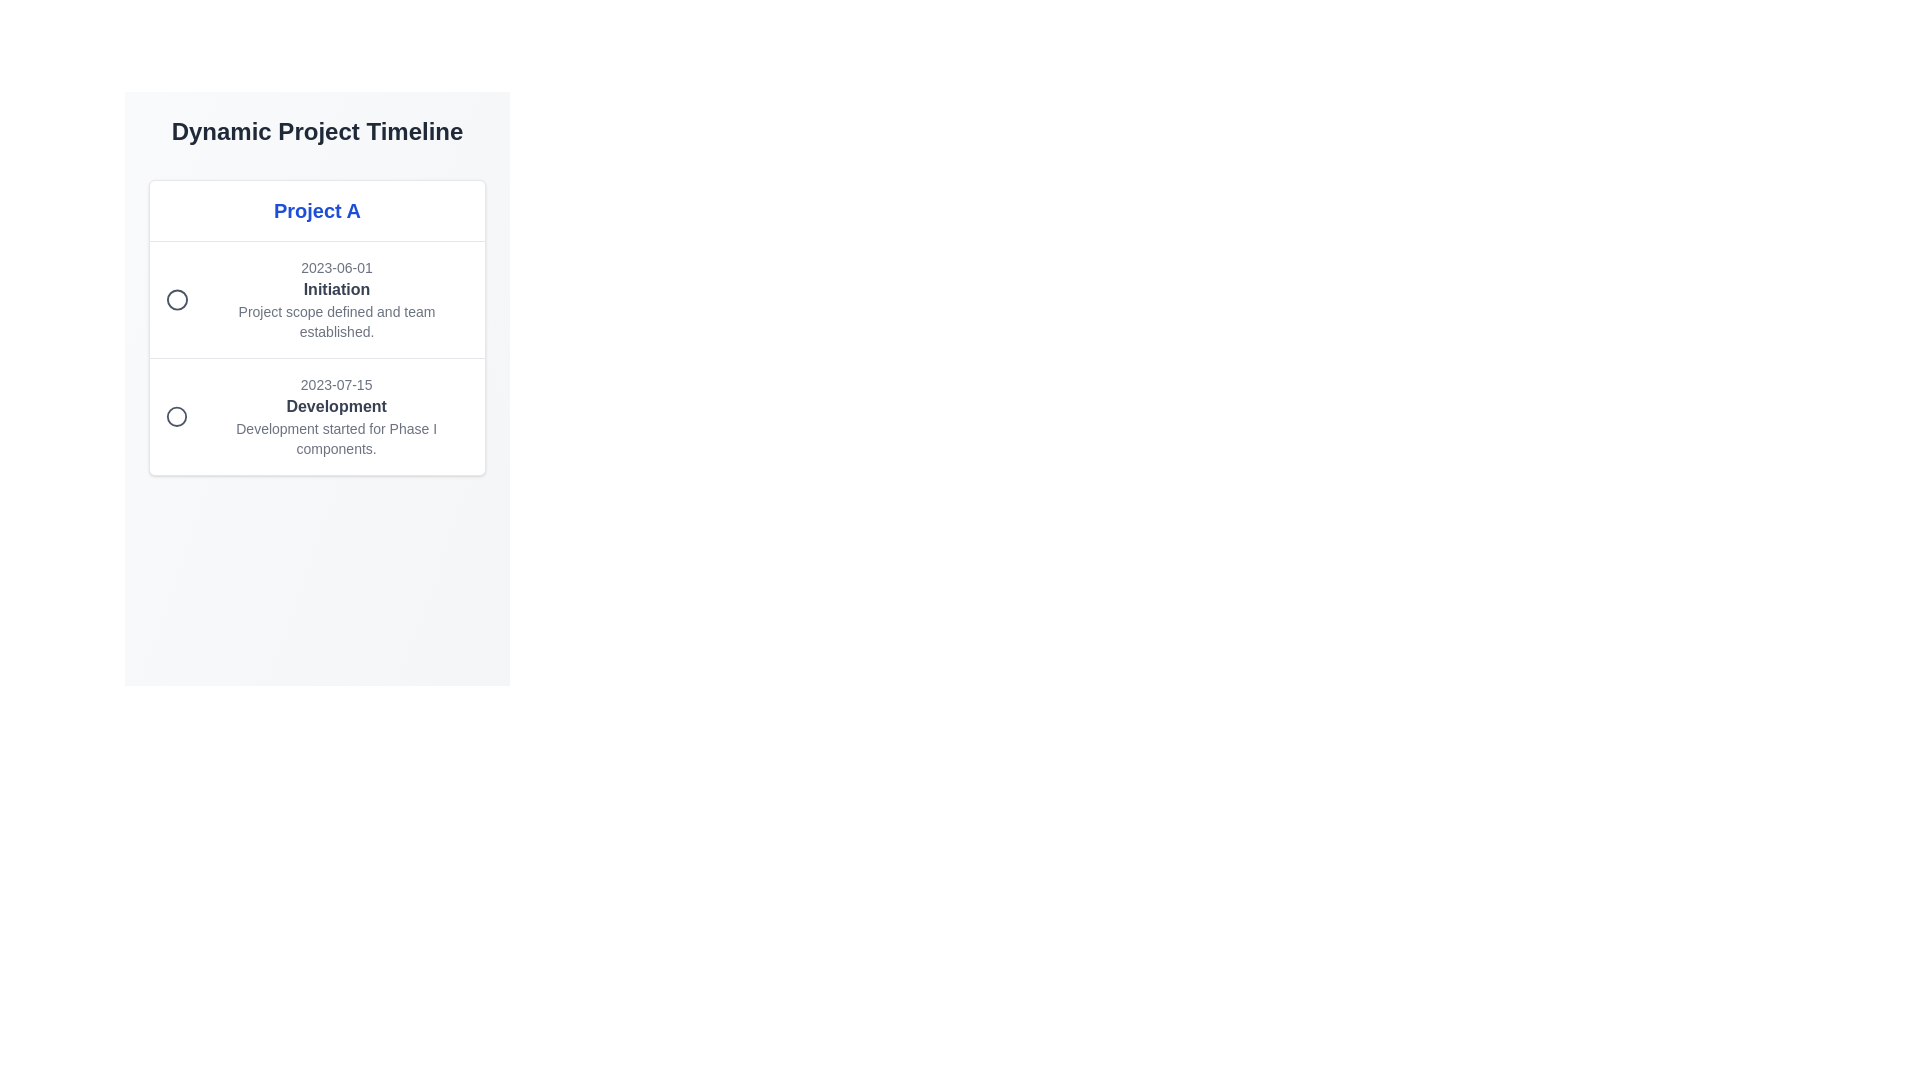  Describe the element at coordinates (336, 300) in the screenshot. I see `the non-interactive text block displaying the timeline item for 'Initiation', located centrally below the title 'Project A'` at that location.